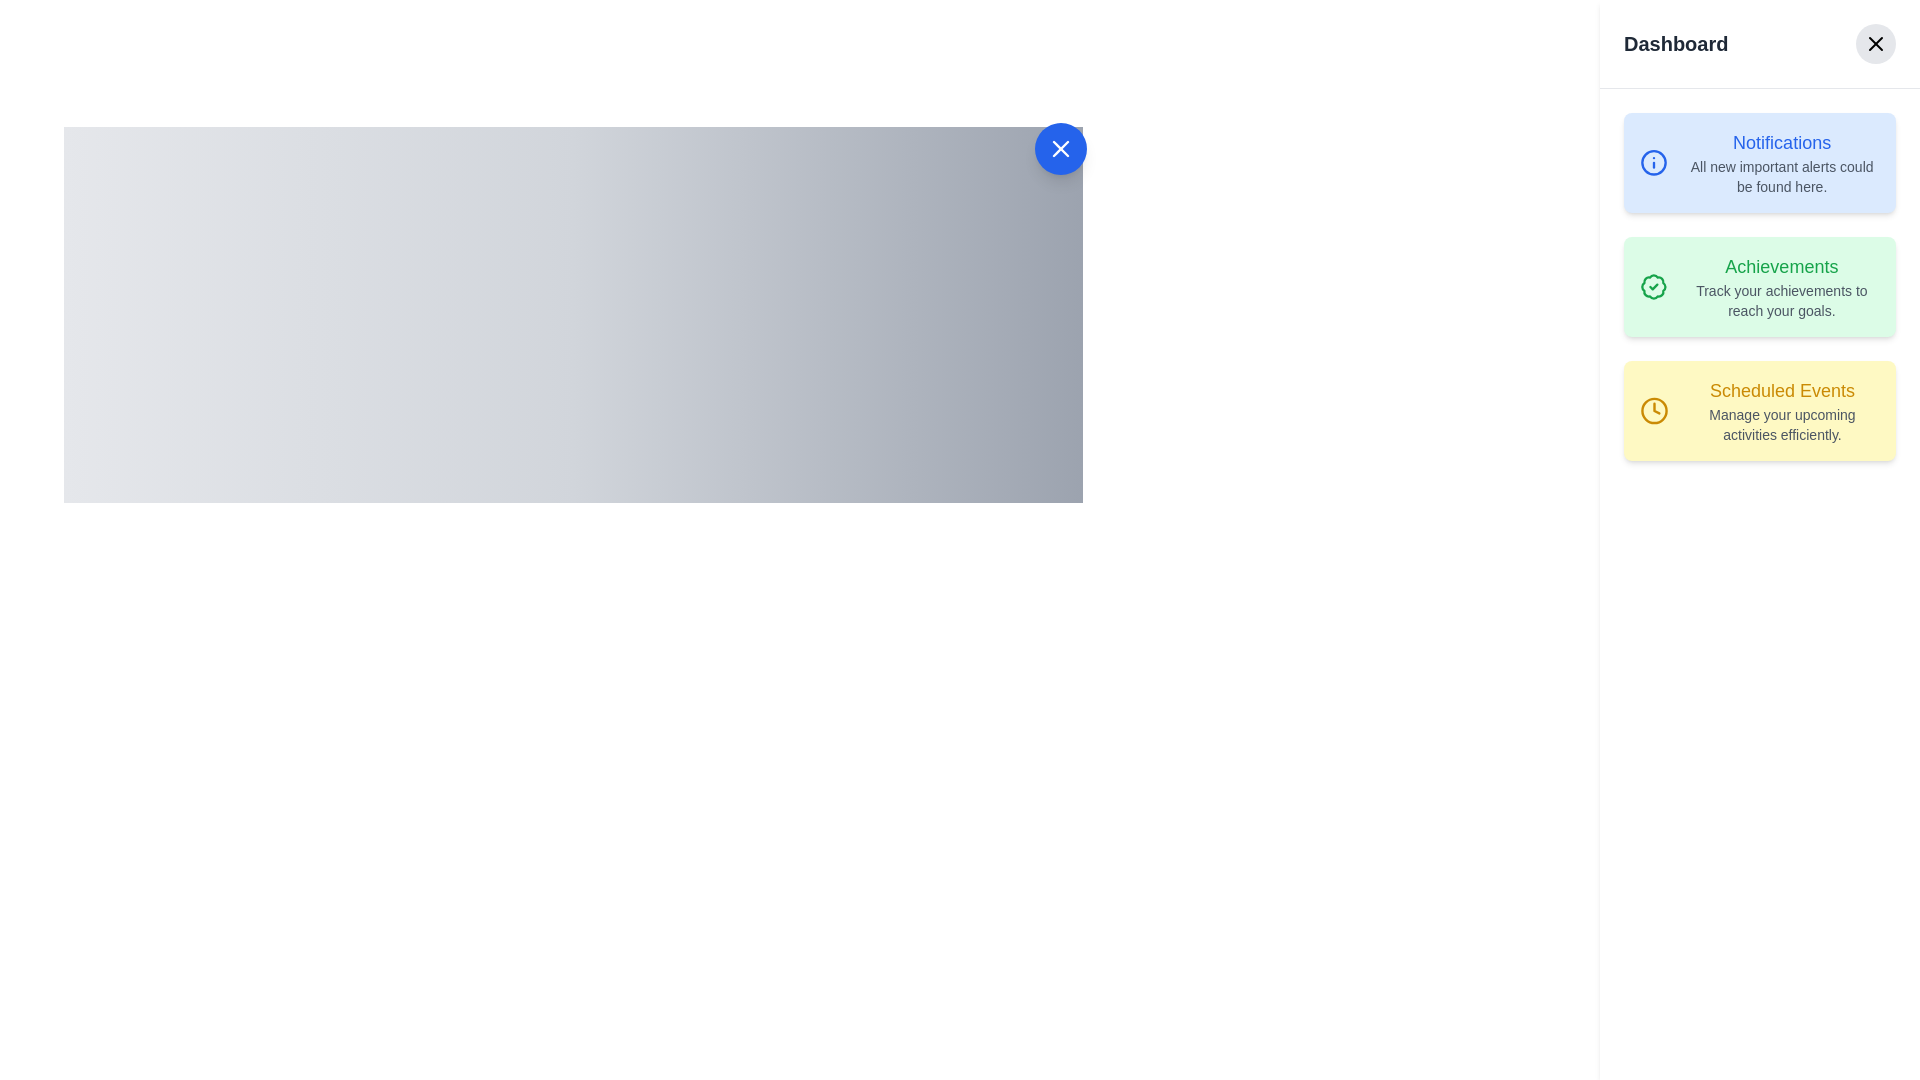 This screenshot has height=1080, width=1920. I want to click on the second Informational Card in the vertical list located in the sidebar panel, which provides an overview of achievements and encourages users to track their progress toward goals, so click(1760, 286).